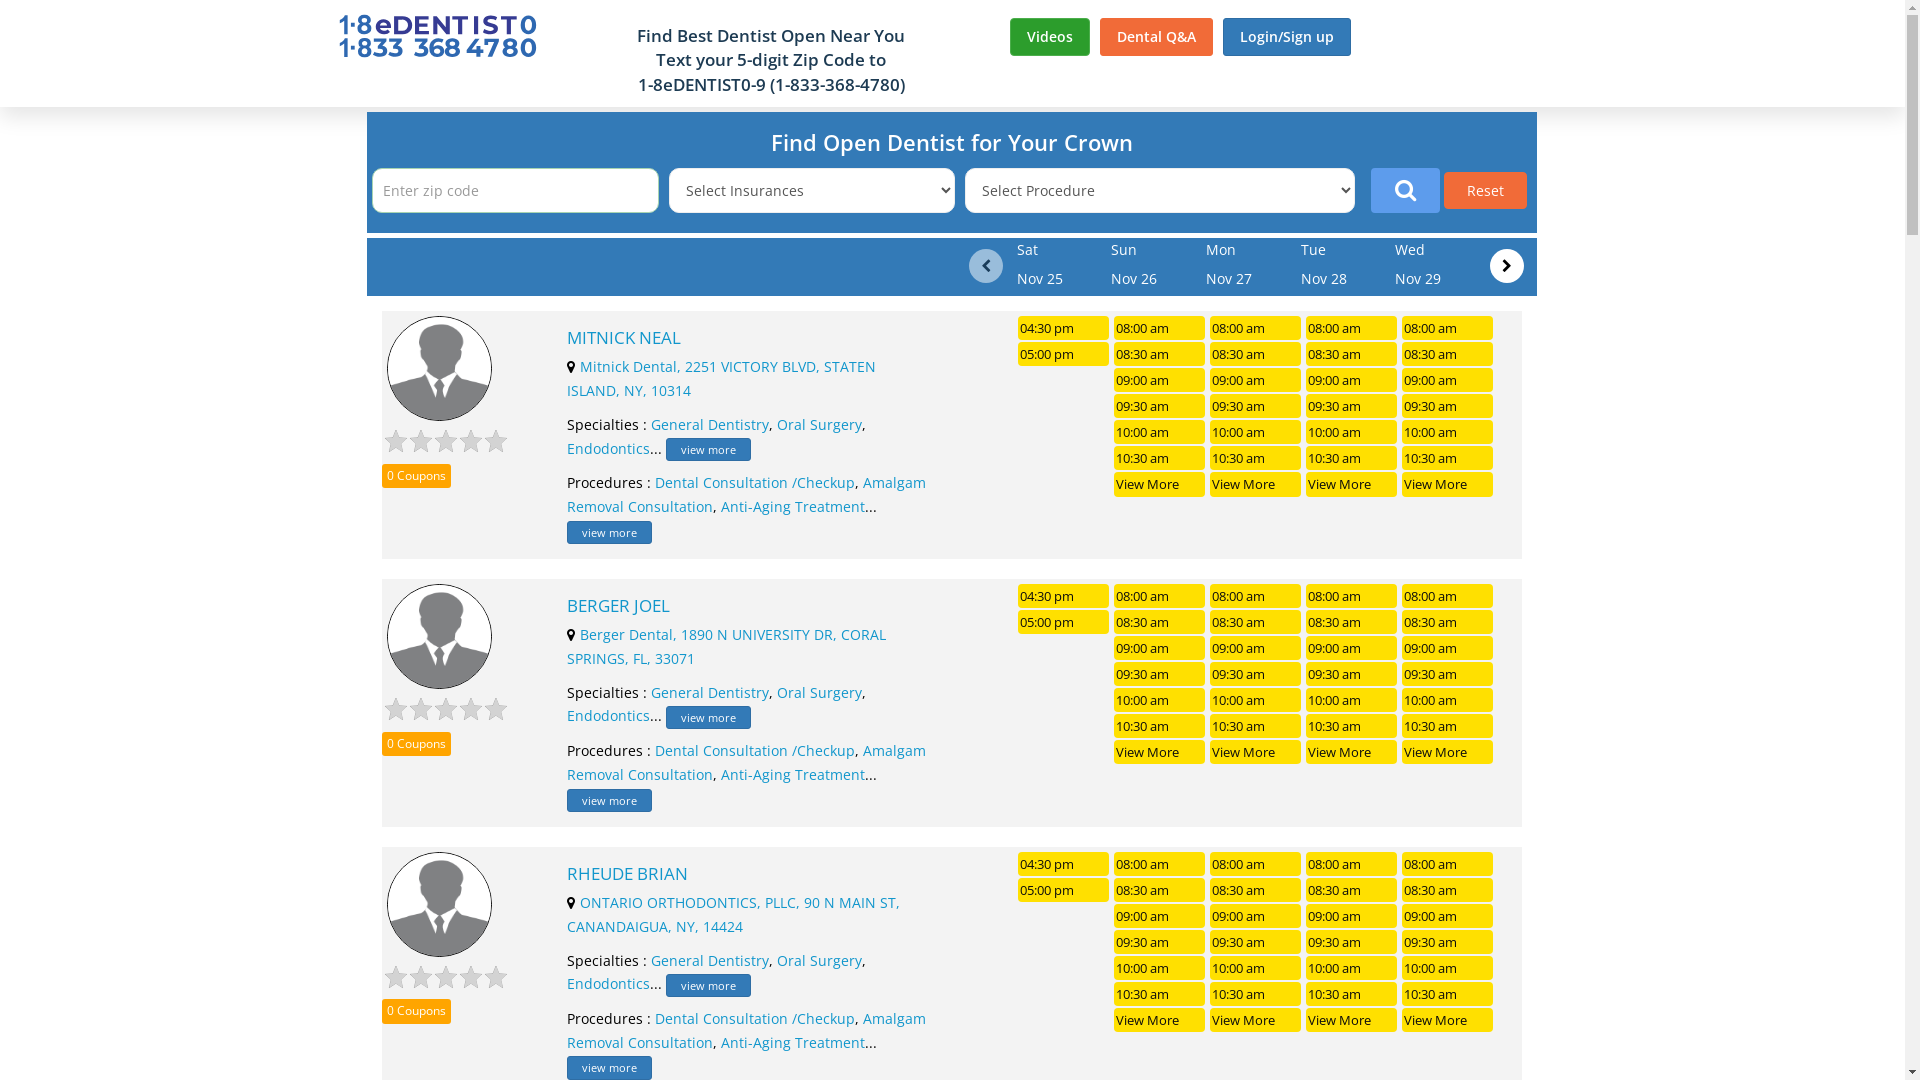 The width and height of the screenshot is (1920, 1080). Describe the element at coordinates (1156, 37) in the screenshot. I see `'Dental Q&A'` at that location.